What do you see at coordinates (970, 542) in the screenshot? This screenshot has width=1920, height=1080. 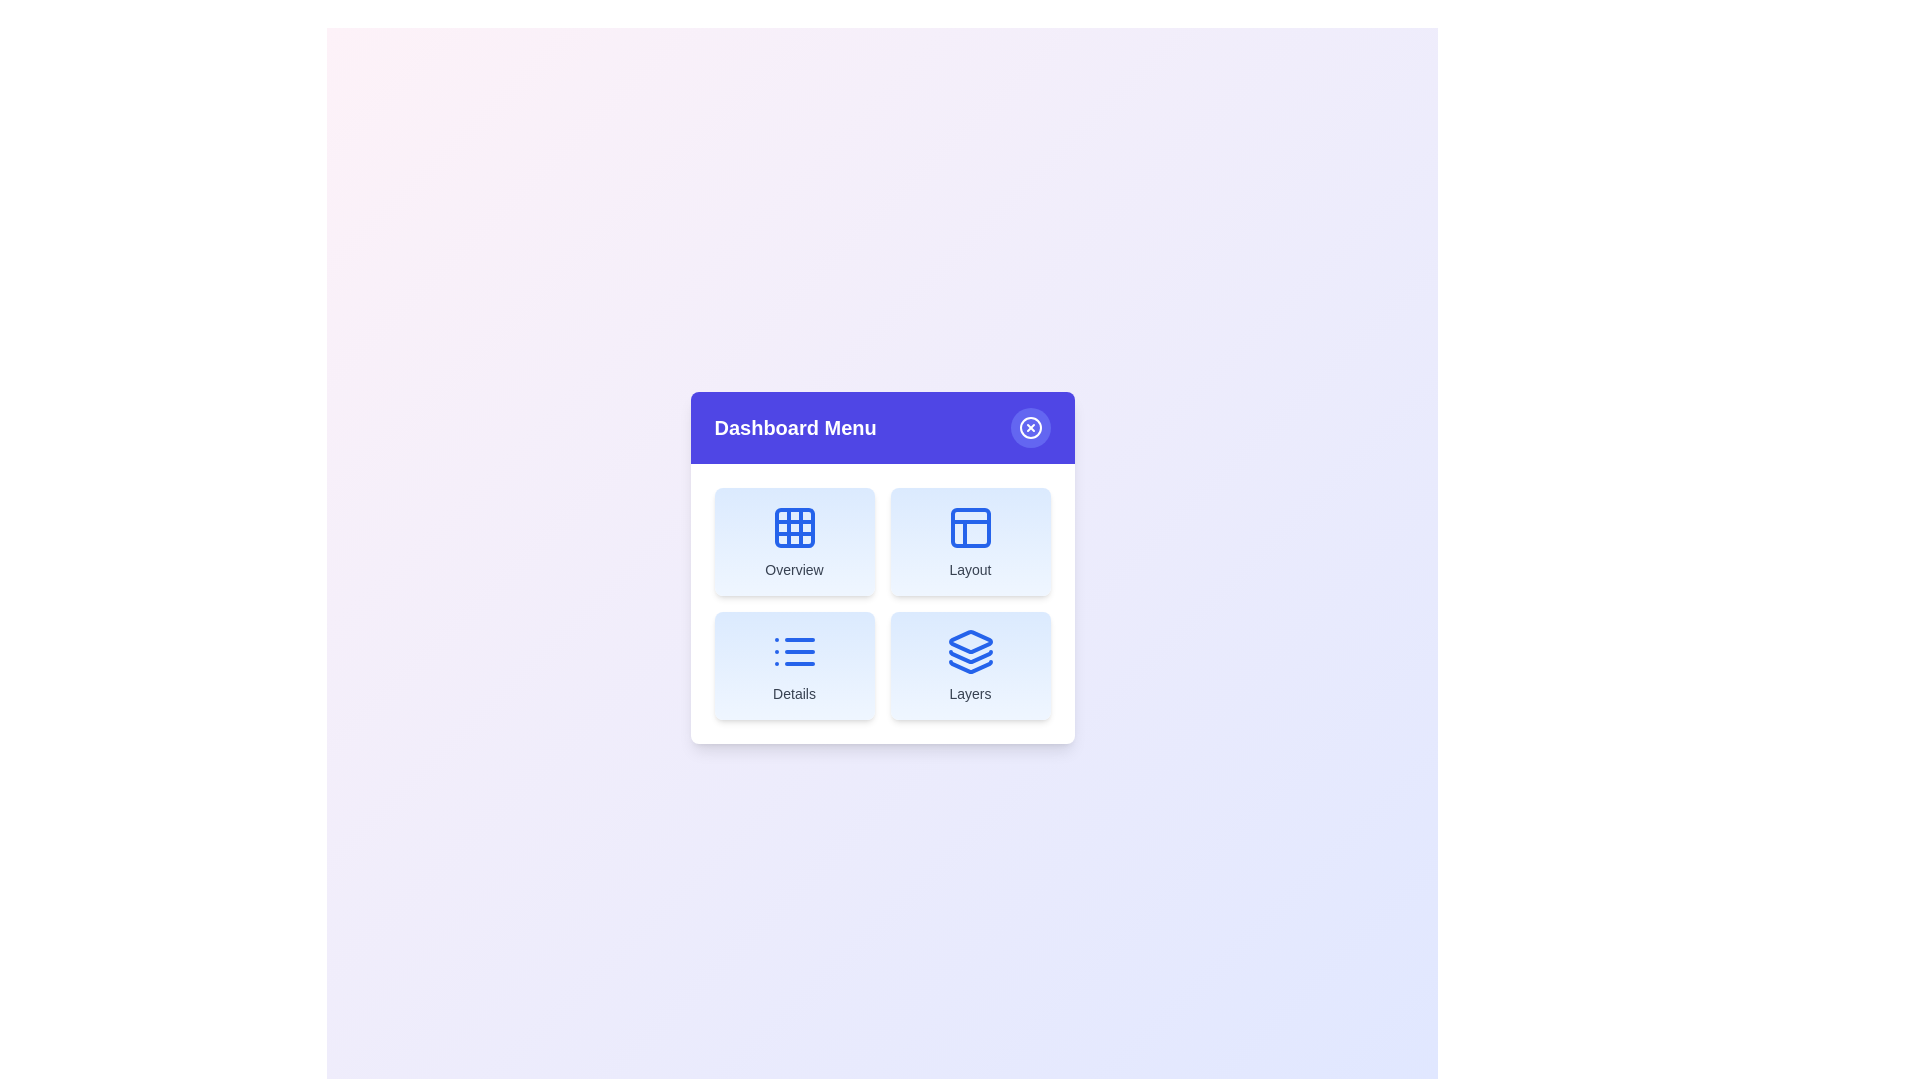 I see `the menu item labeled Layout` at bounding box center [970, 542].